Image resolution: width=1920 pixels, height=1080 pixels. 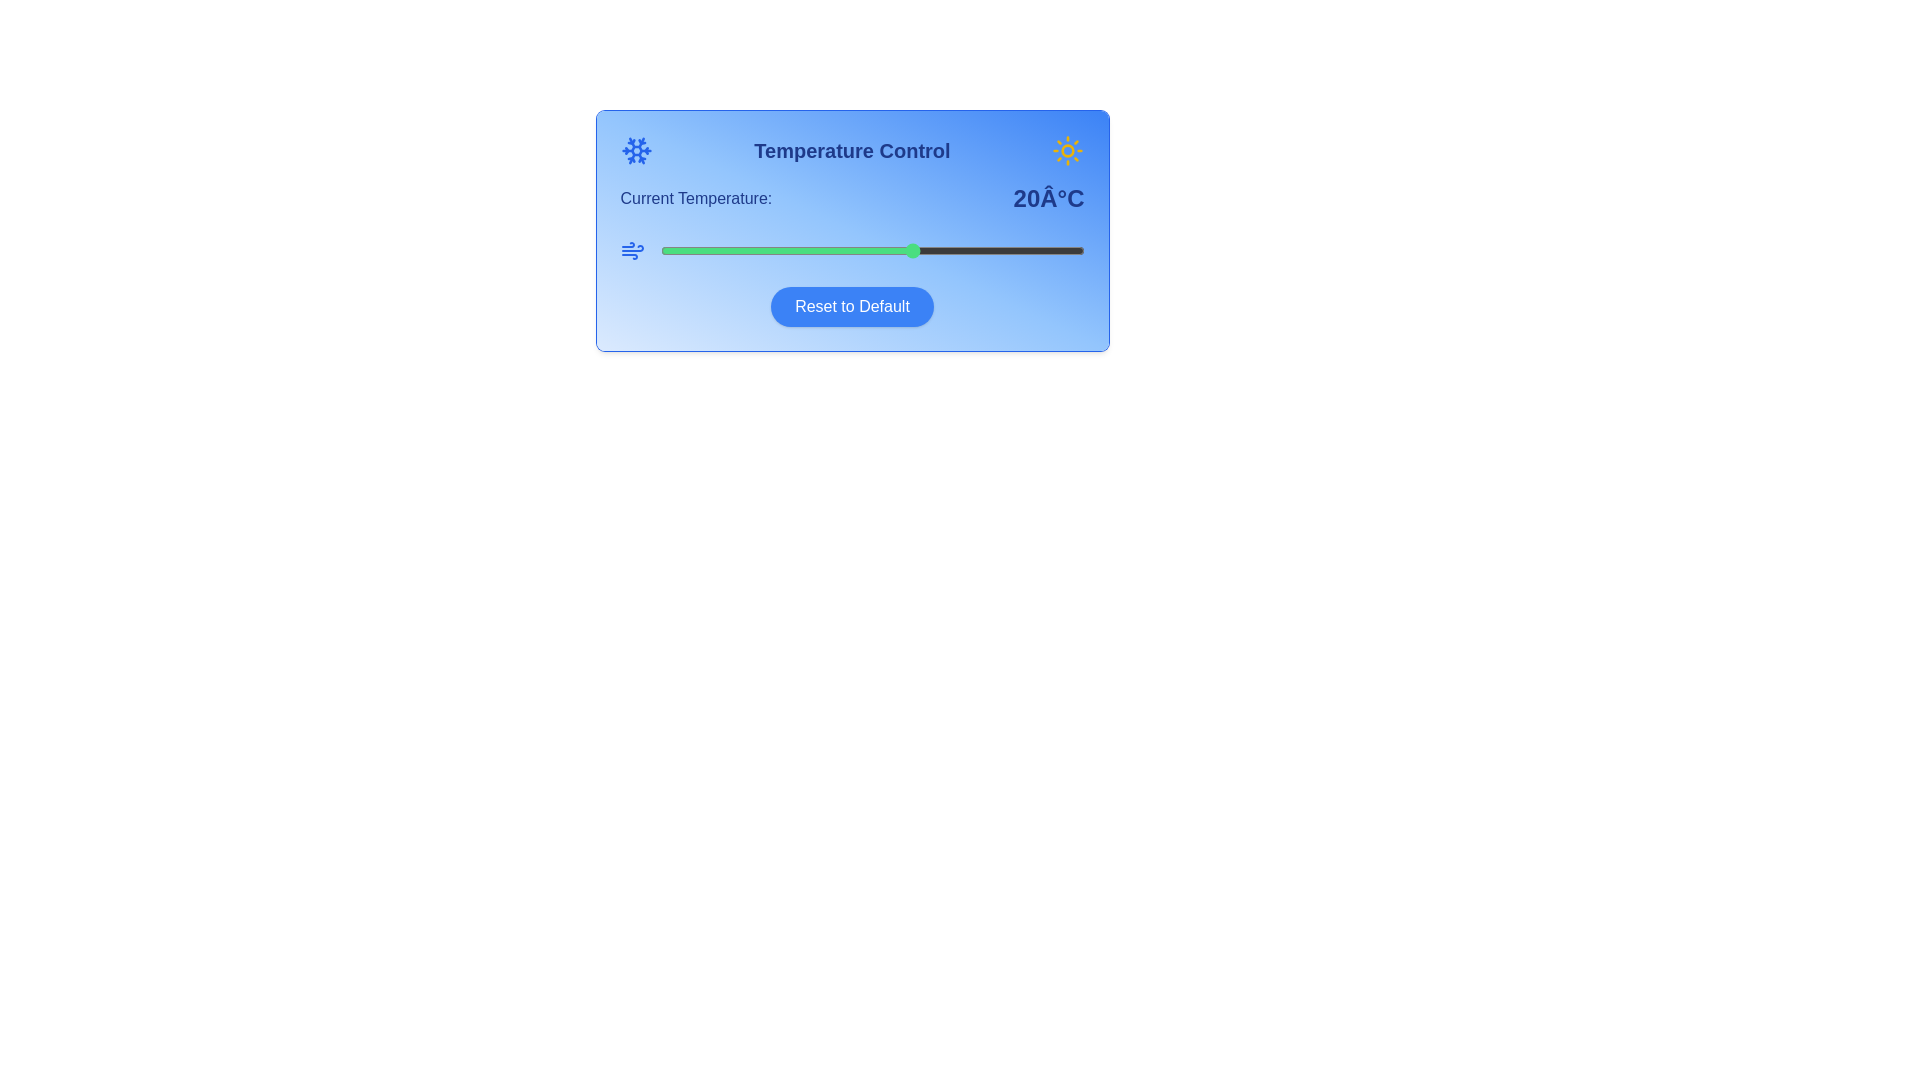 What do you see at coordinates (852, 249) in the screenshot?
I see `the range slider located in the 'Current Temperature' section, which is positioned below the label 'Current Temperature:' and to the left of the temperature reading '20°C', to provide visual feedback` at bounding box center [852, 249].